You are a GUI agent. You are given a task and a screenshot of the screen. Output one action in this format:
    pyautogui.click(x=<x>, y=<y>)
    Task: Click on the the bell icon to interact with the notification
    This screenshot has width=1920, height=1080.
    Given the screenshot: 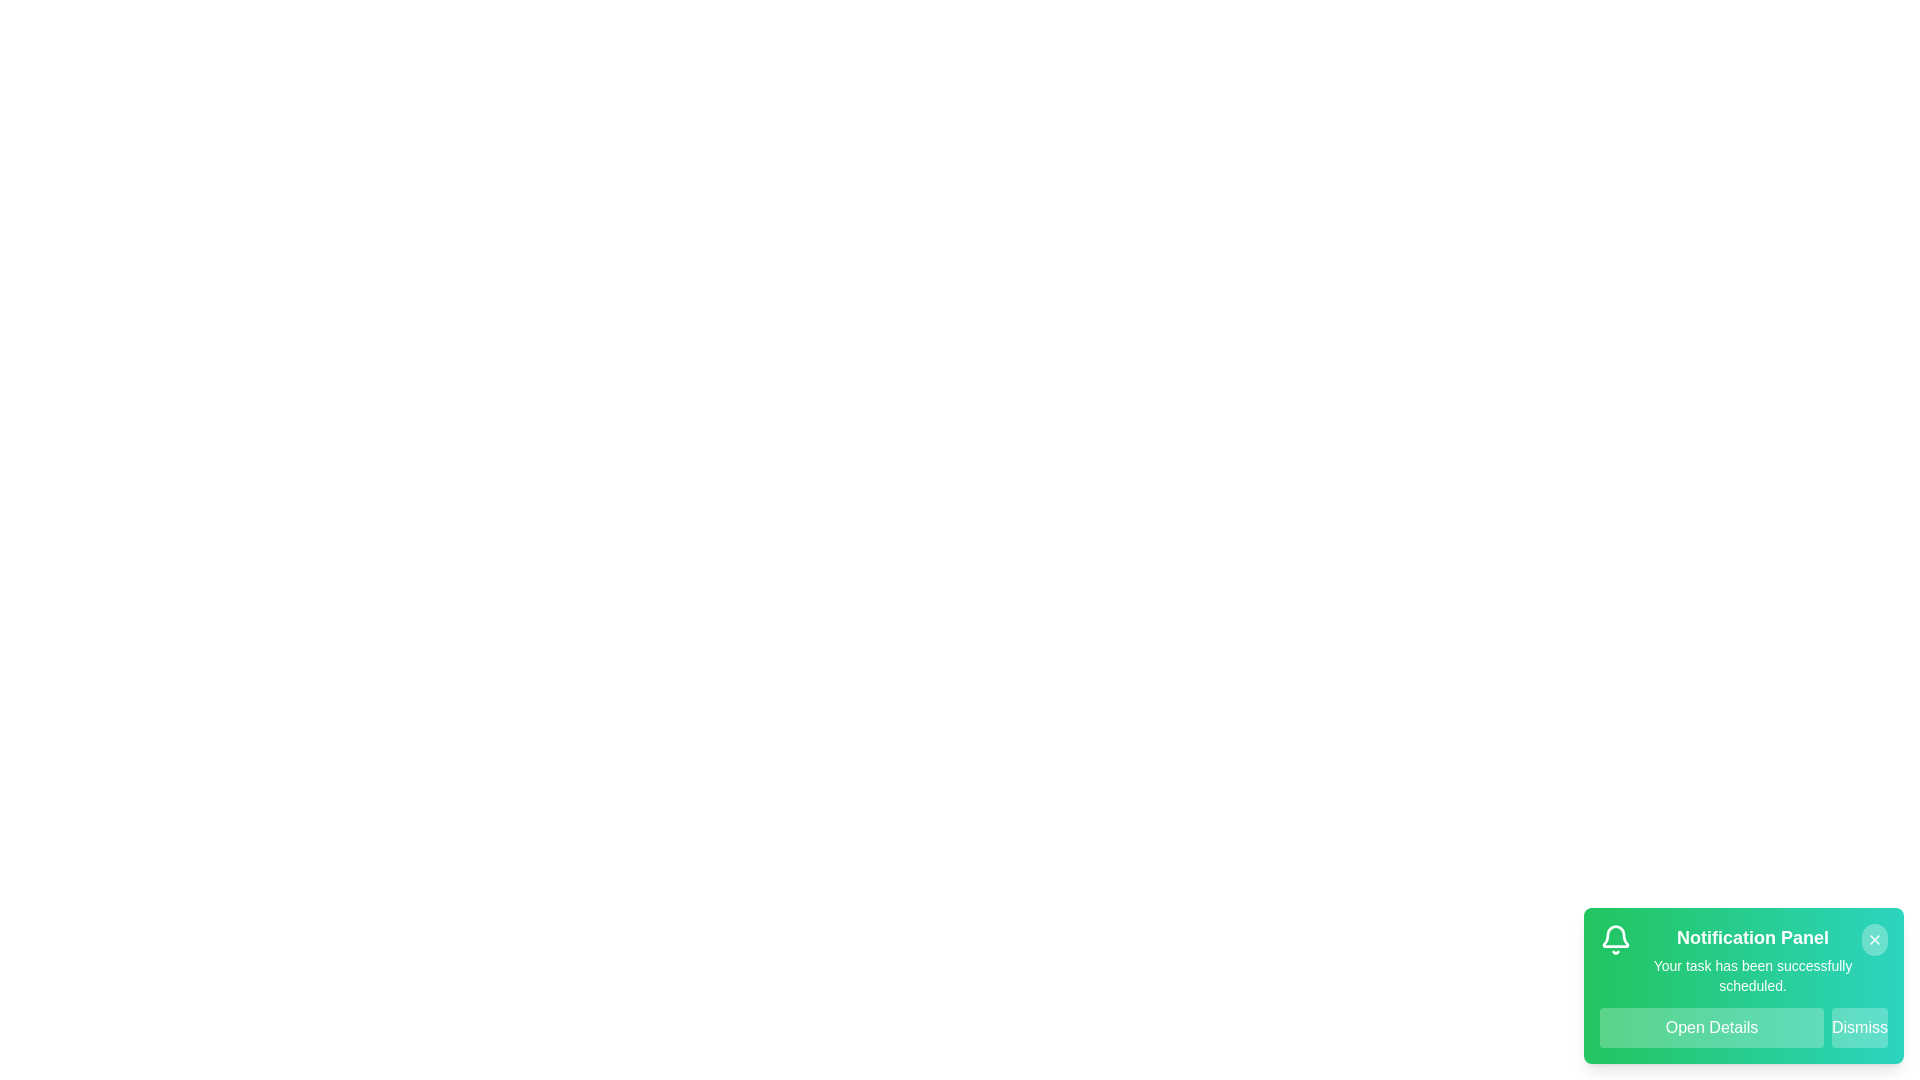 What is the action you would take?
    pyautogui.click(x=1616, y=940)
    